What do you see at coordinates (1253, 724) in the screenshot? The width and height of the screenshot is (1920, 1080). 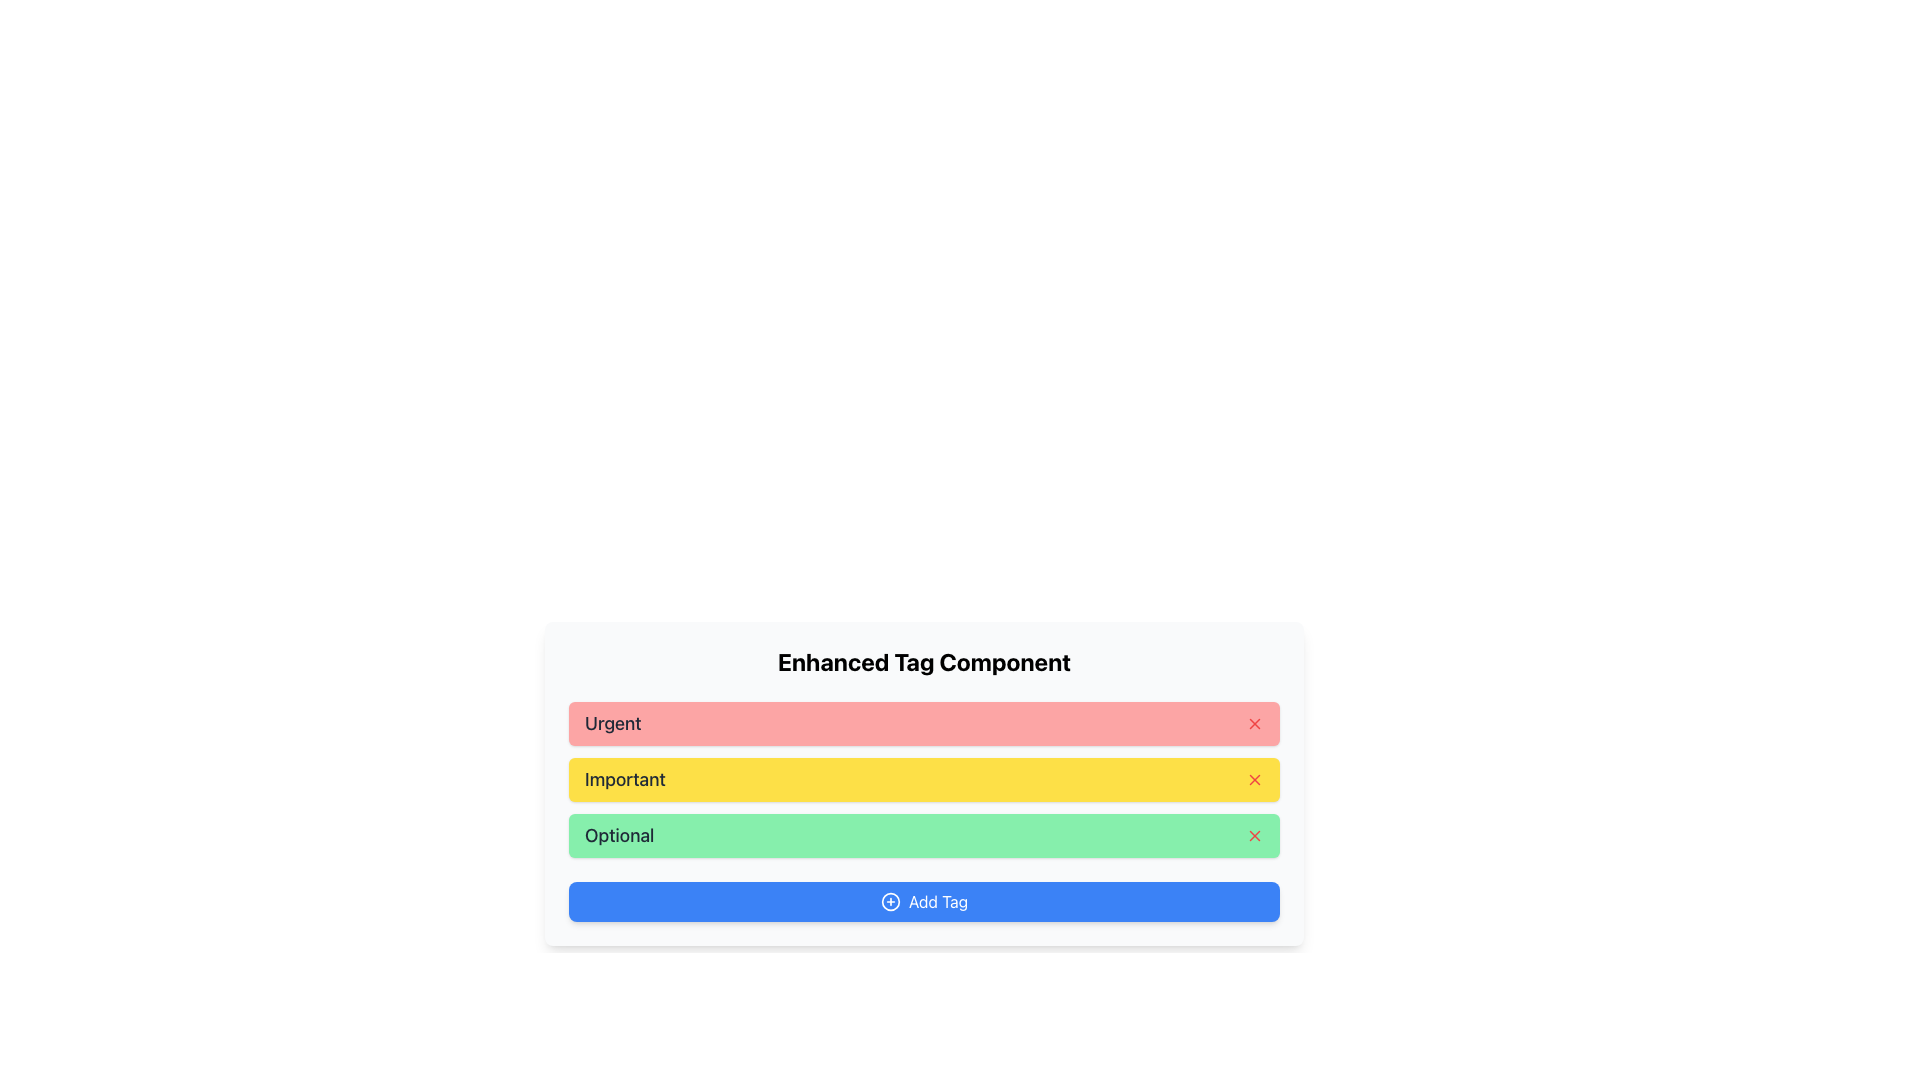 I see `the close button associated with the 'Urgent' tag to observe the color change indicating interactivity` at bounding box center [1253, 724].